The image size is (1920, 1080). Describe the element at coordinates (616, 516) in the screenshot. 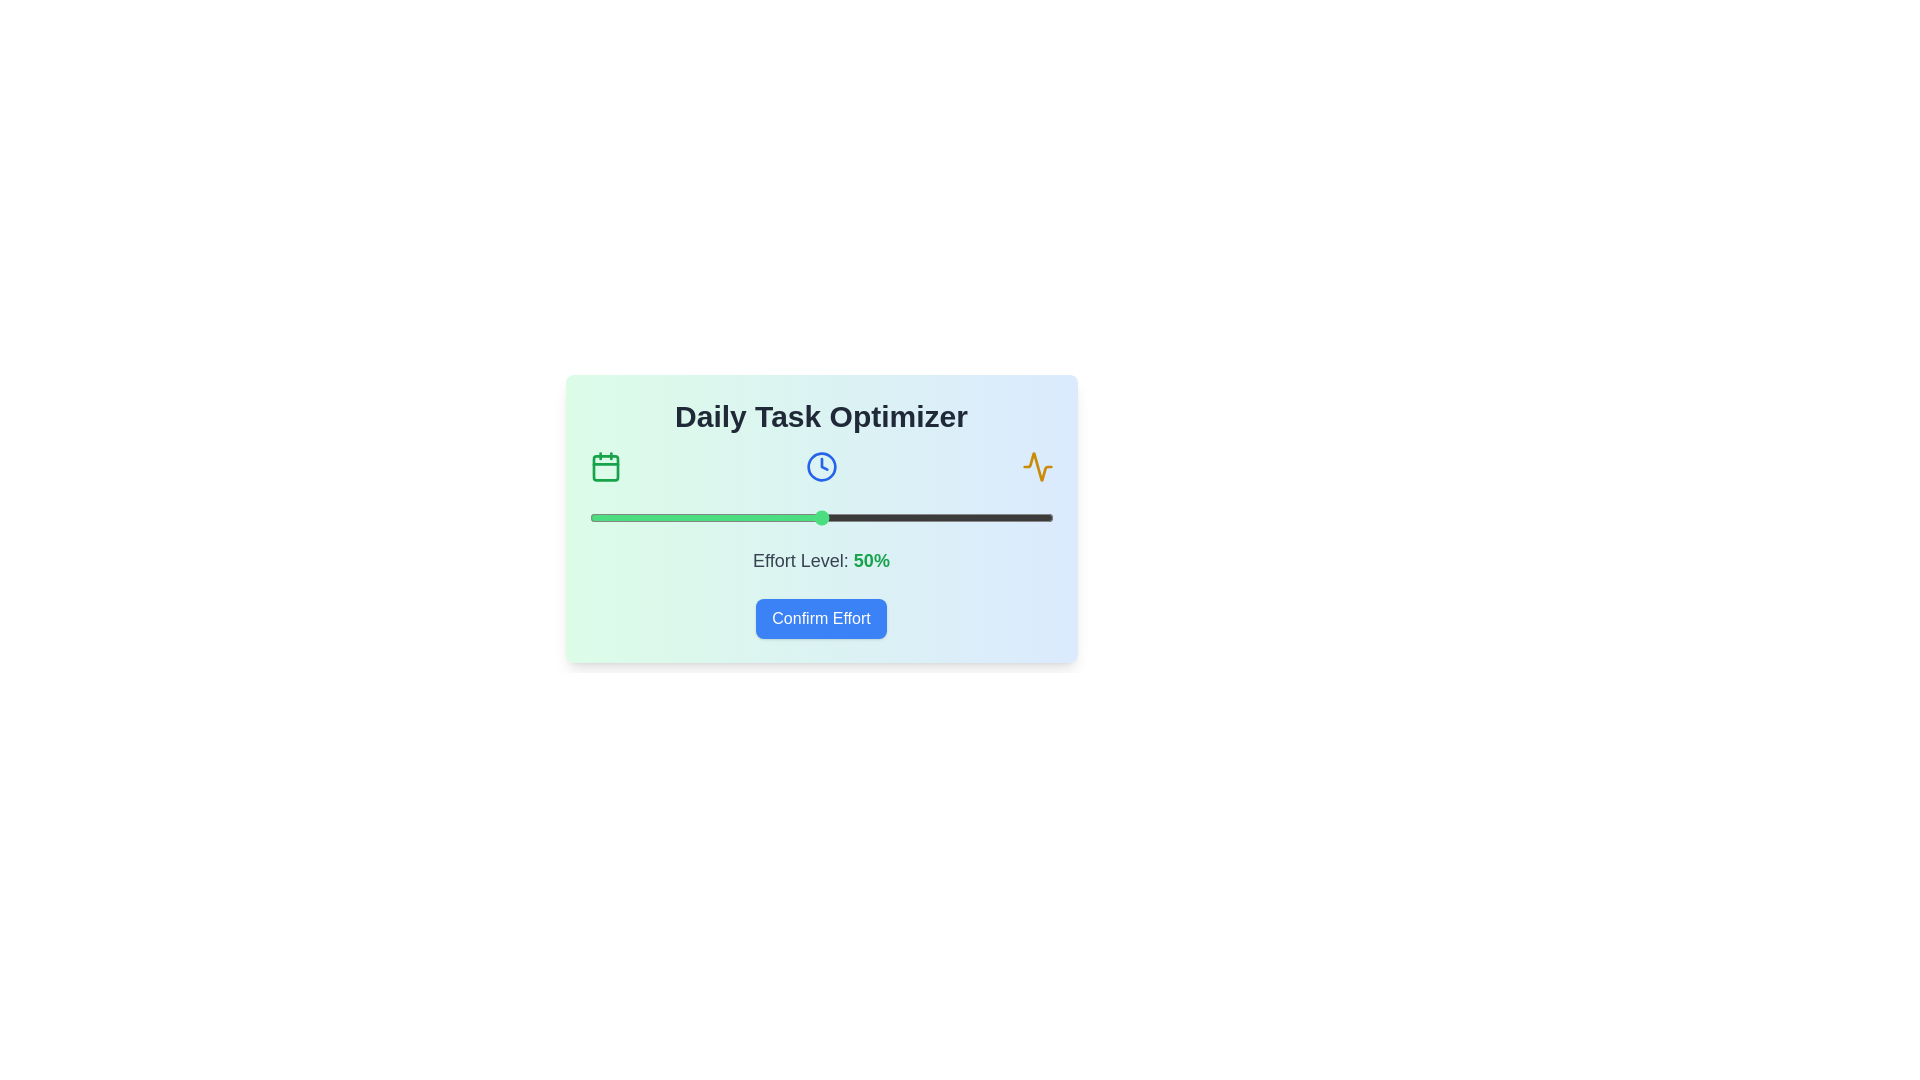

I see `the effort level to 6% by interacting with the slider` at that location.